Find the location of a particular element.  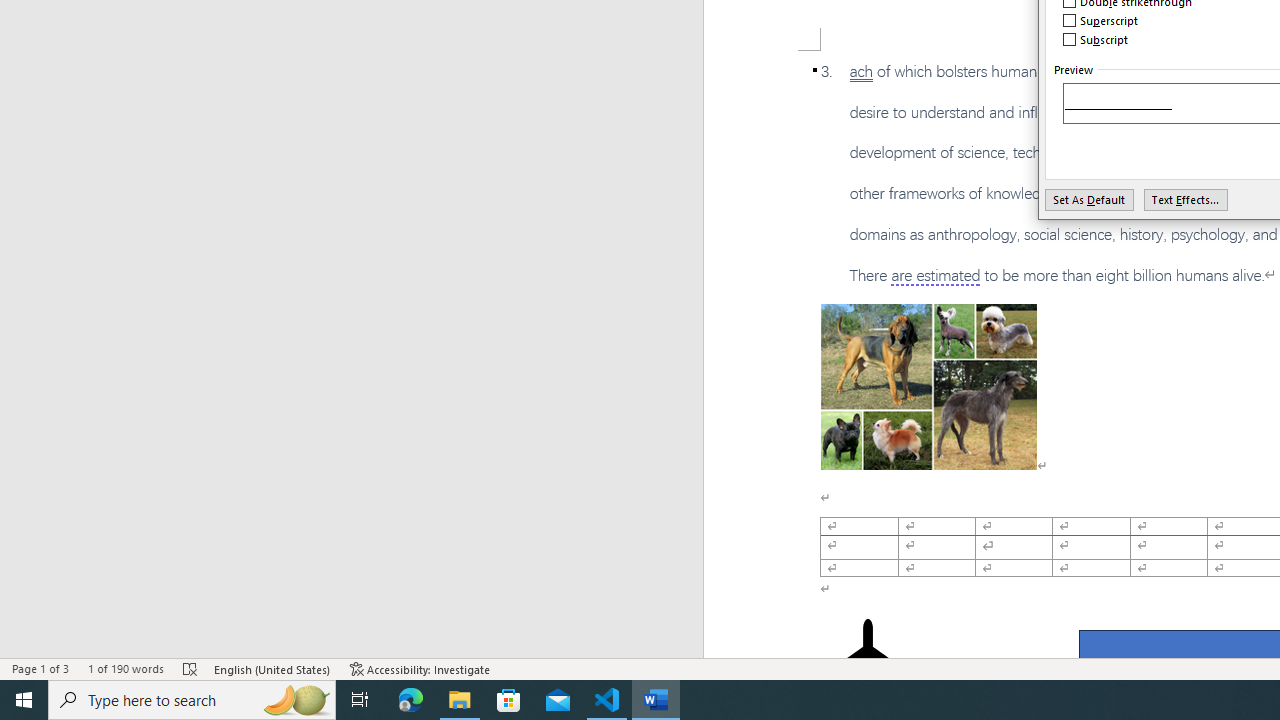

'Subscript' is located at coordinates (1095, 39).